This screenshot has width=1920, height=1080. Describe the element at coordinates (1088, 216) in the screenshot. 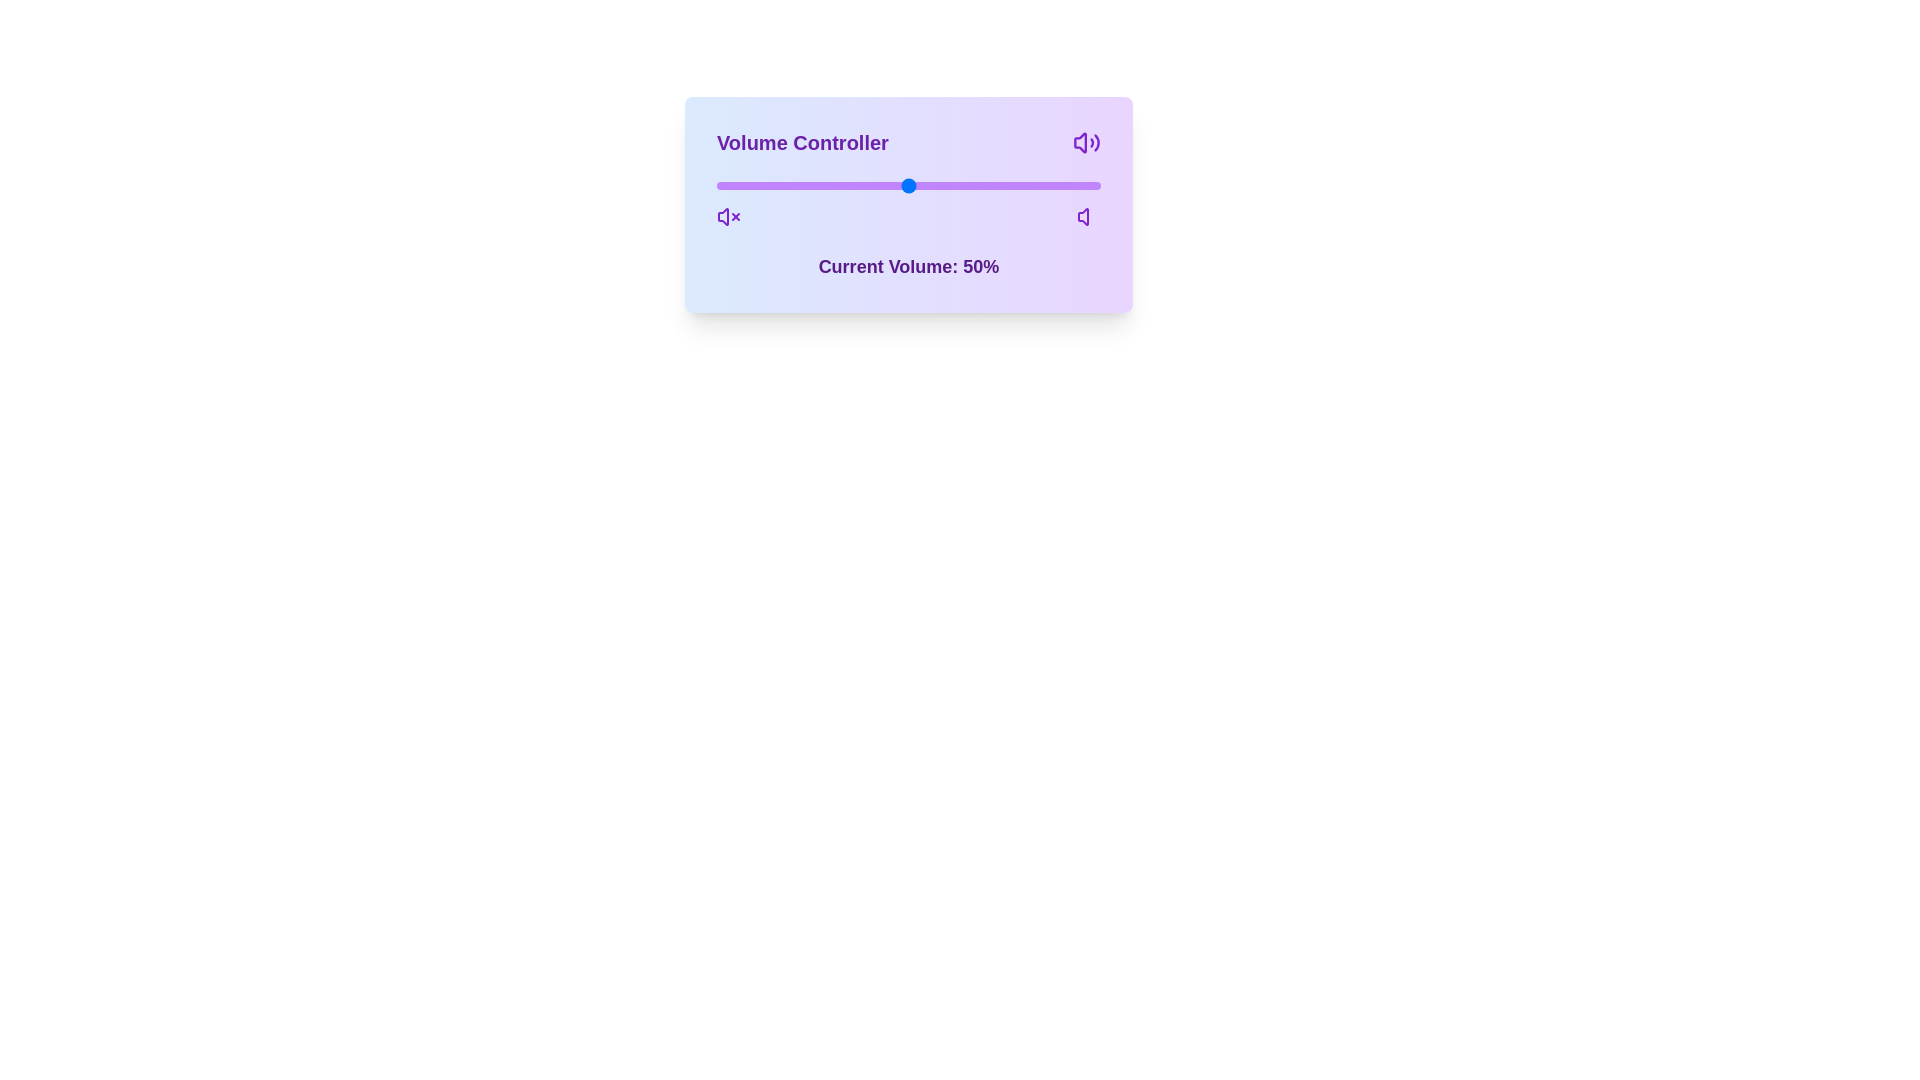

I see `the volume_up icon to adjust the volume` at that location.